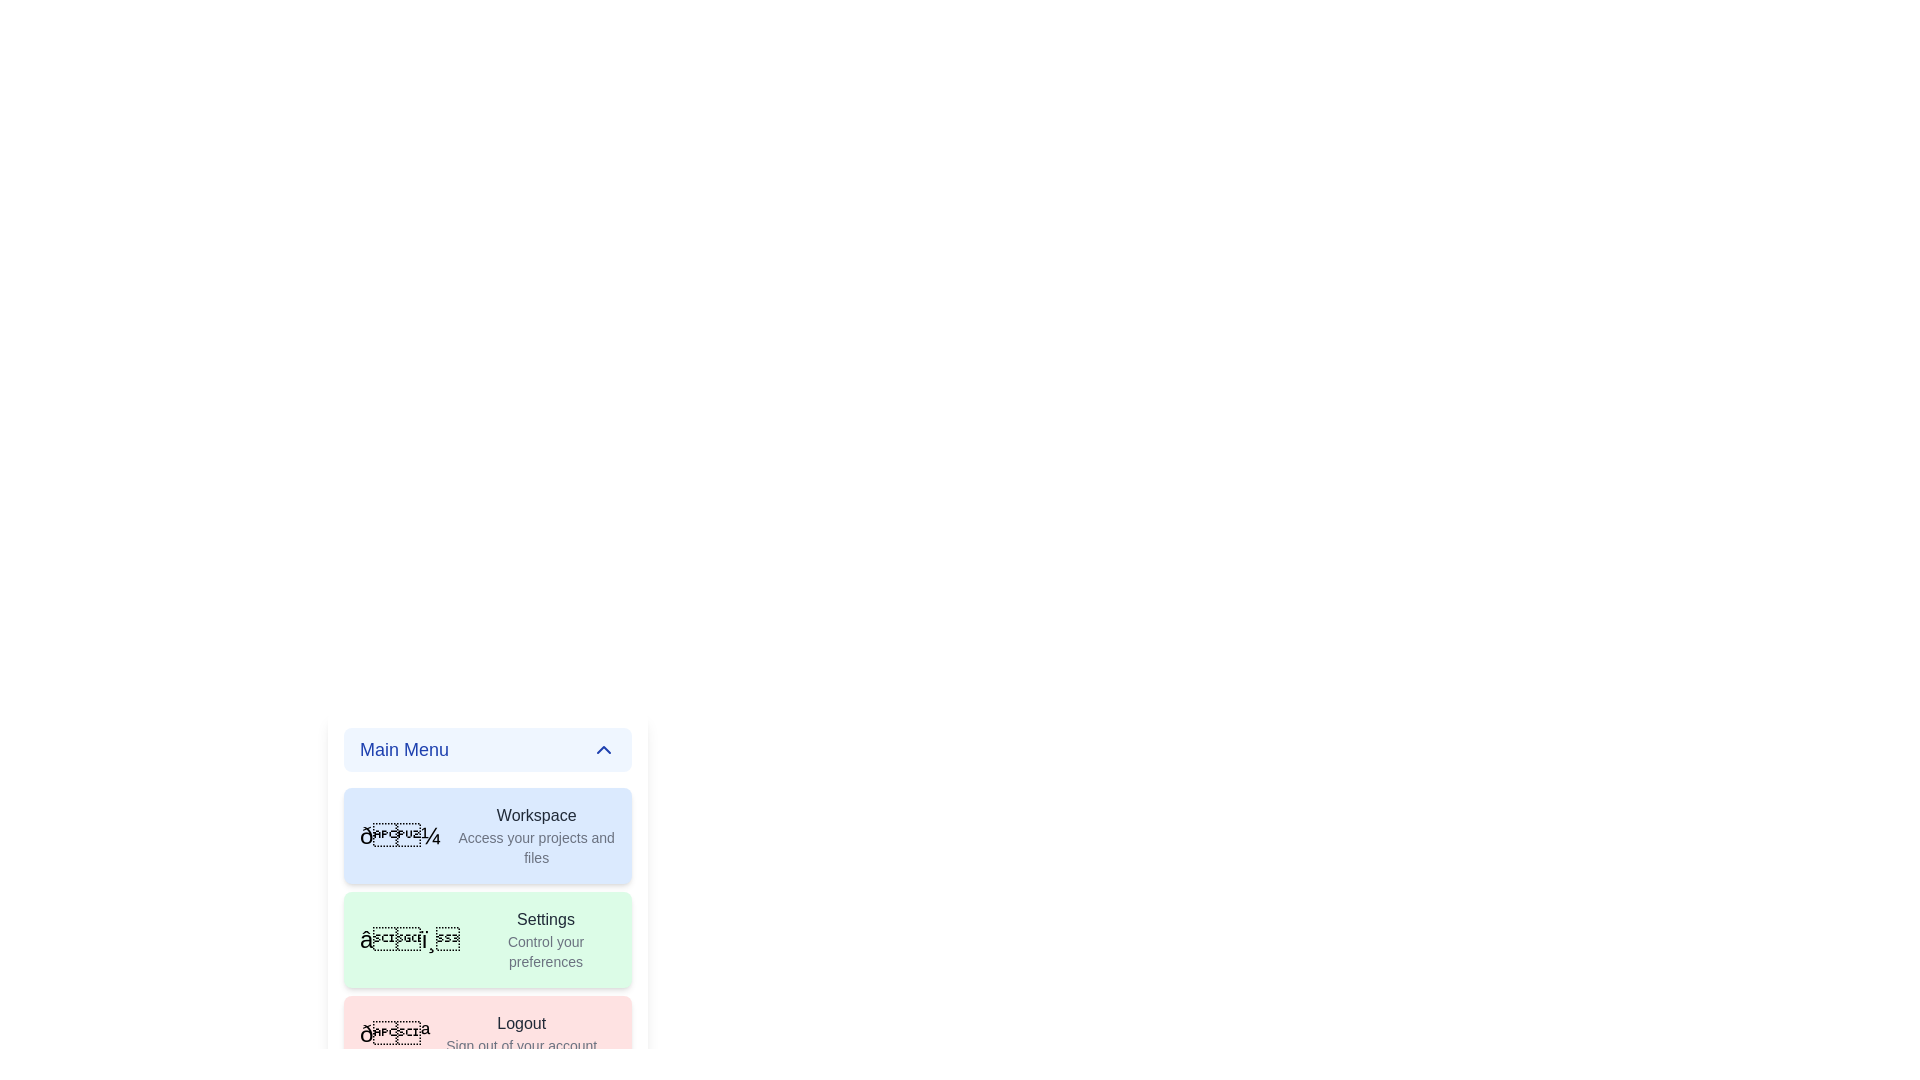 The height and width of the screenshot is (1080, 1920). What do you see at coordinates (521, 1044) in the screenshot?
I see `the text label that reads 'Sign out of your account', which is displayed in gray color and is smaller than the 'Logout' text above it, indicating it as secondary information` at bounding box center [521, 1044].